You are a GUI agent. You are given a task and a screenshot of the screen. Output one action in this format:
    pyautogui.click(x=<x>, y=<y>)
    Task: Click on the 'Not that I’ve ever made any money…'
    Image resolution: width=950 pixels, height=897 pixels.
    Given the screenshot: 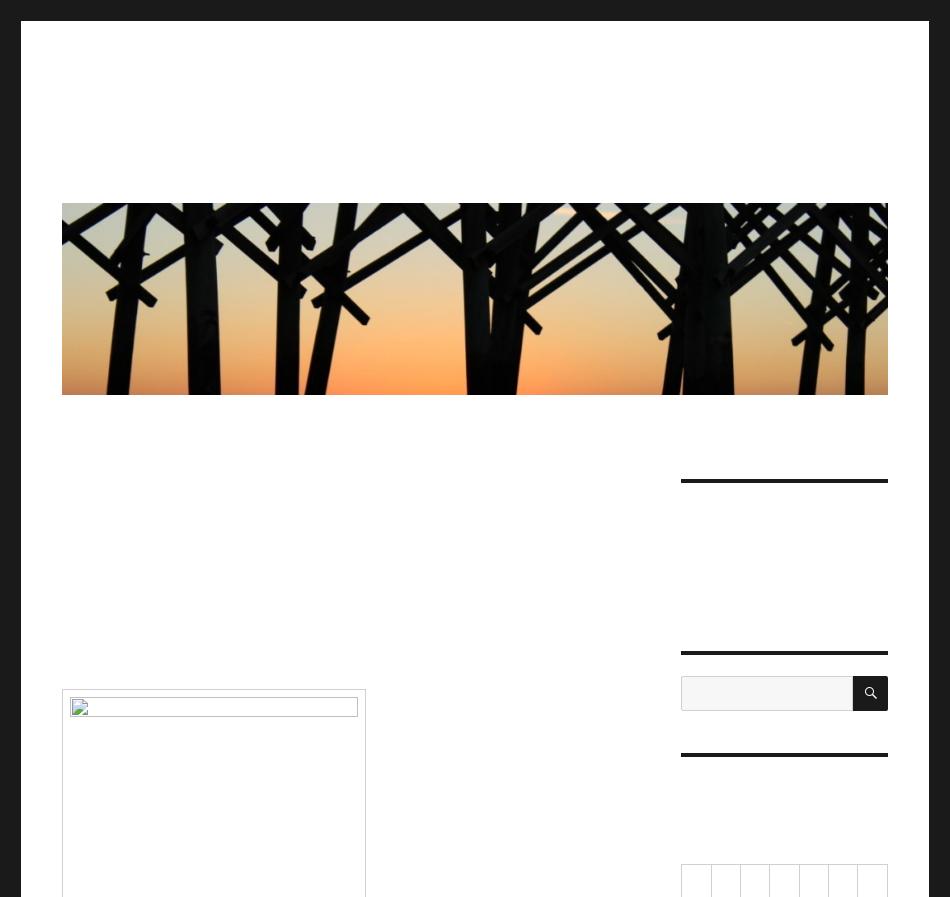 What is the action you would take?
    pyautogui.click(x=680, y=524)
    